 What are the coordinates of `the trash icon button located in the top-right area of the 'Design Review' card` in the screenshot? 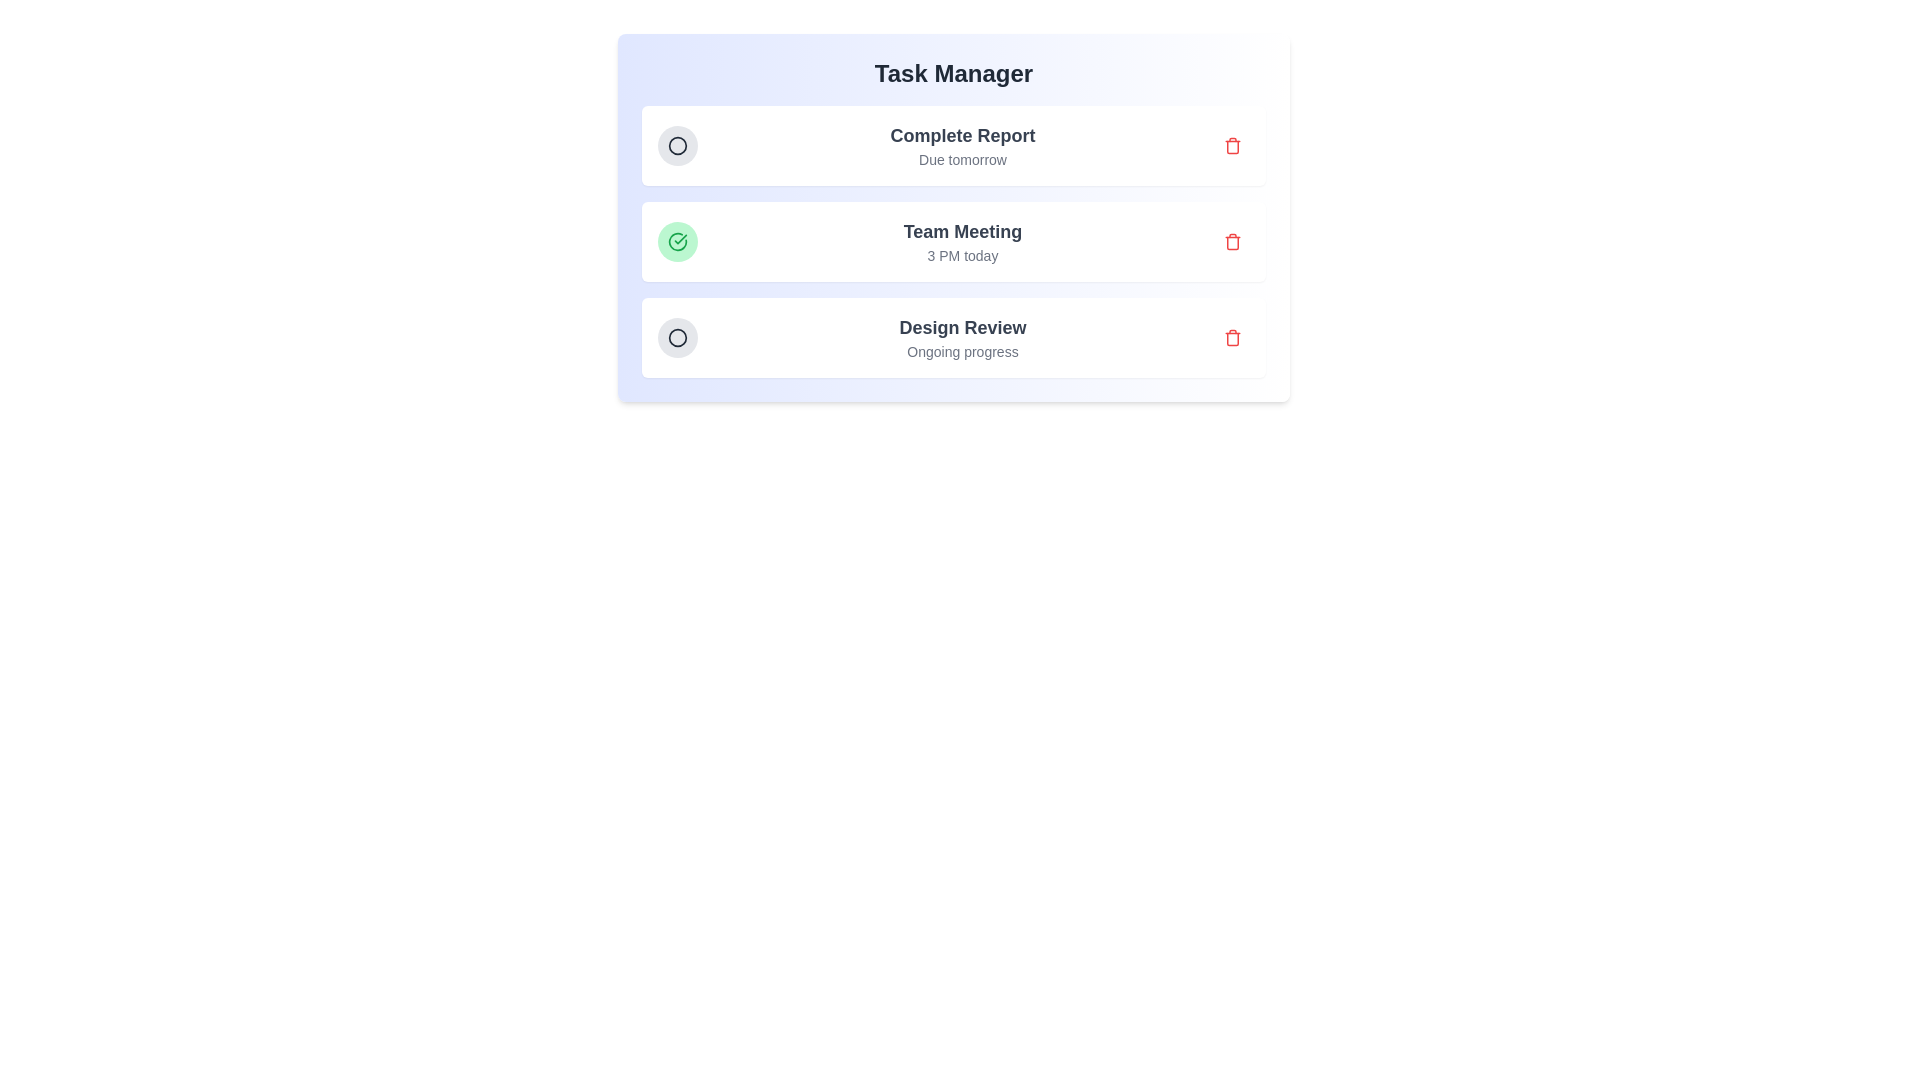 It's located at (1232, 337).